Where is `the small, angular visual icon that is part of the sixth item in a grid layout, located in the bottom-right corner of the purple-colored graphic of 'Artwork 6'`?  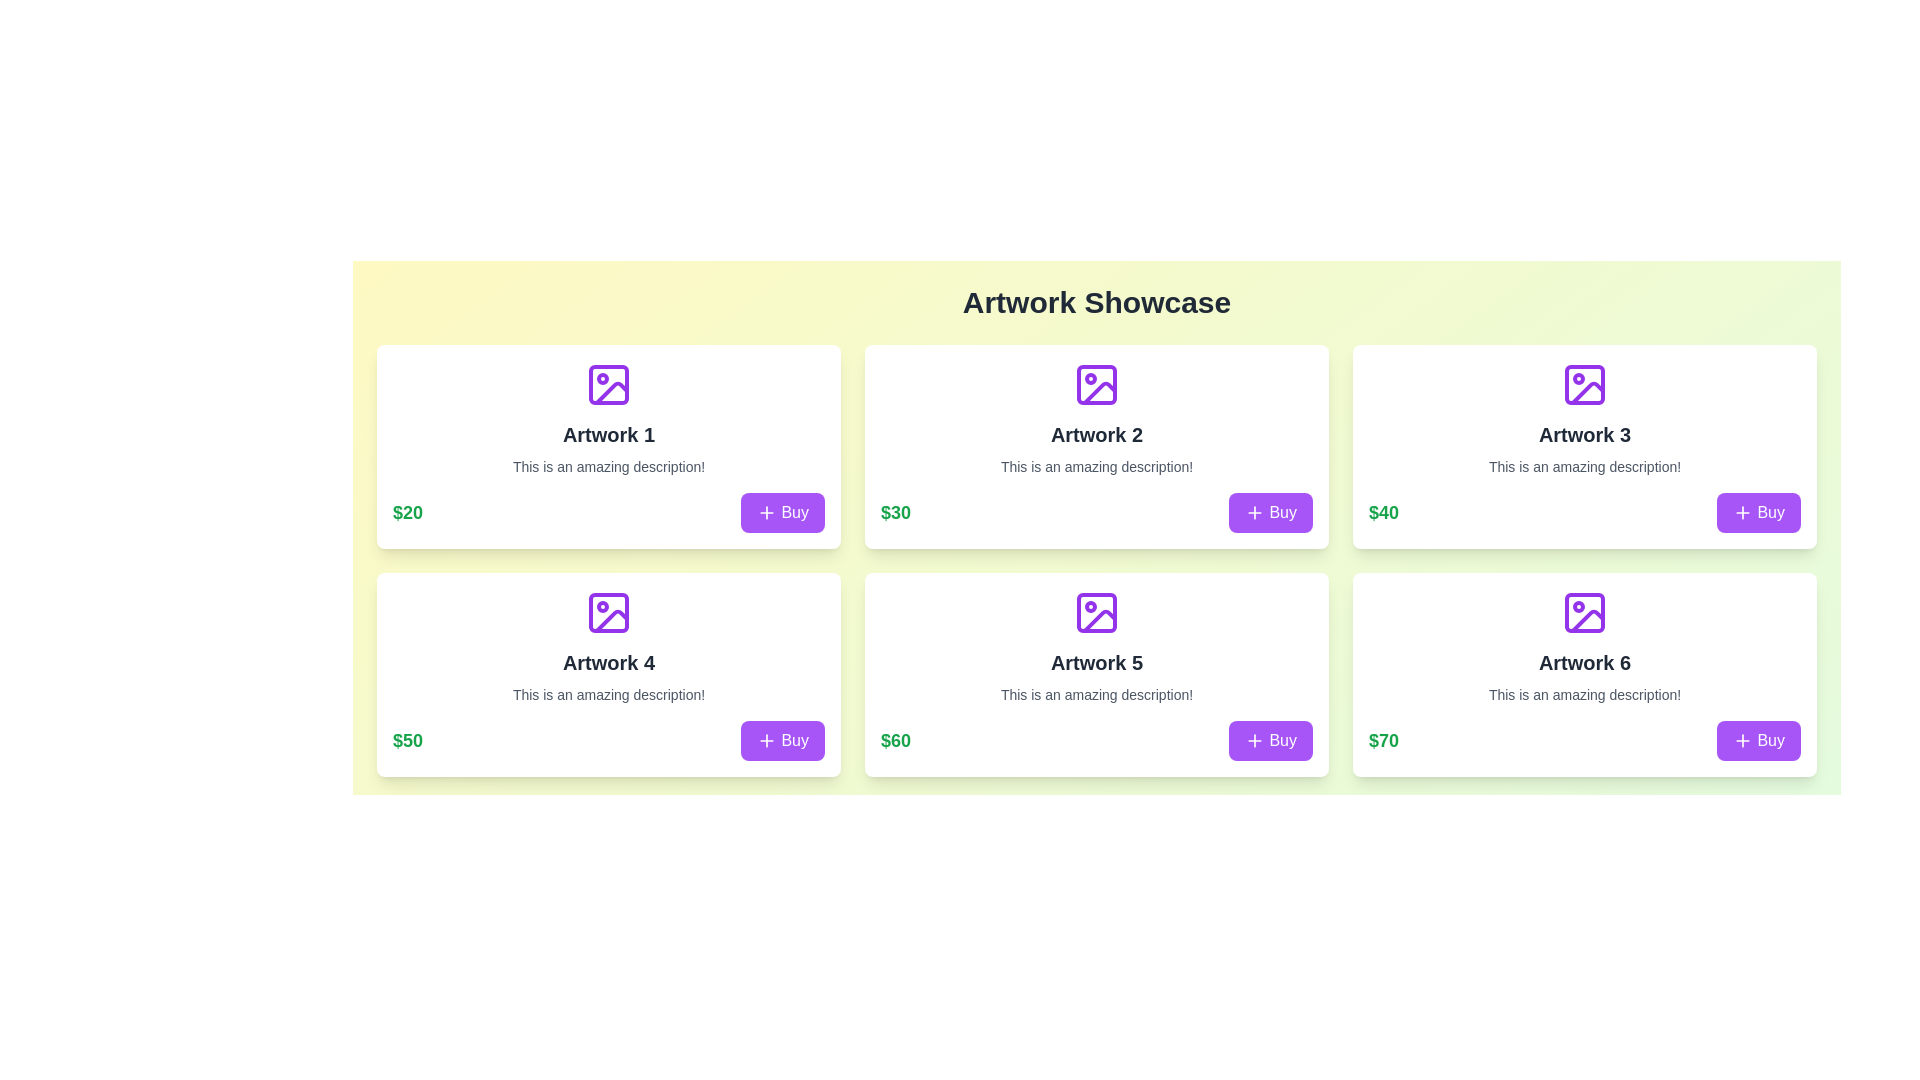 the small, angular visual icon that is part of the sixth item in a grid layout, located in the bottom-right corner of the purple-colored graphic of 'Artwork 6' is located at coordinates (1587, 620).